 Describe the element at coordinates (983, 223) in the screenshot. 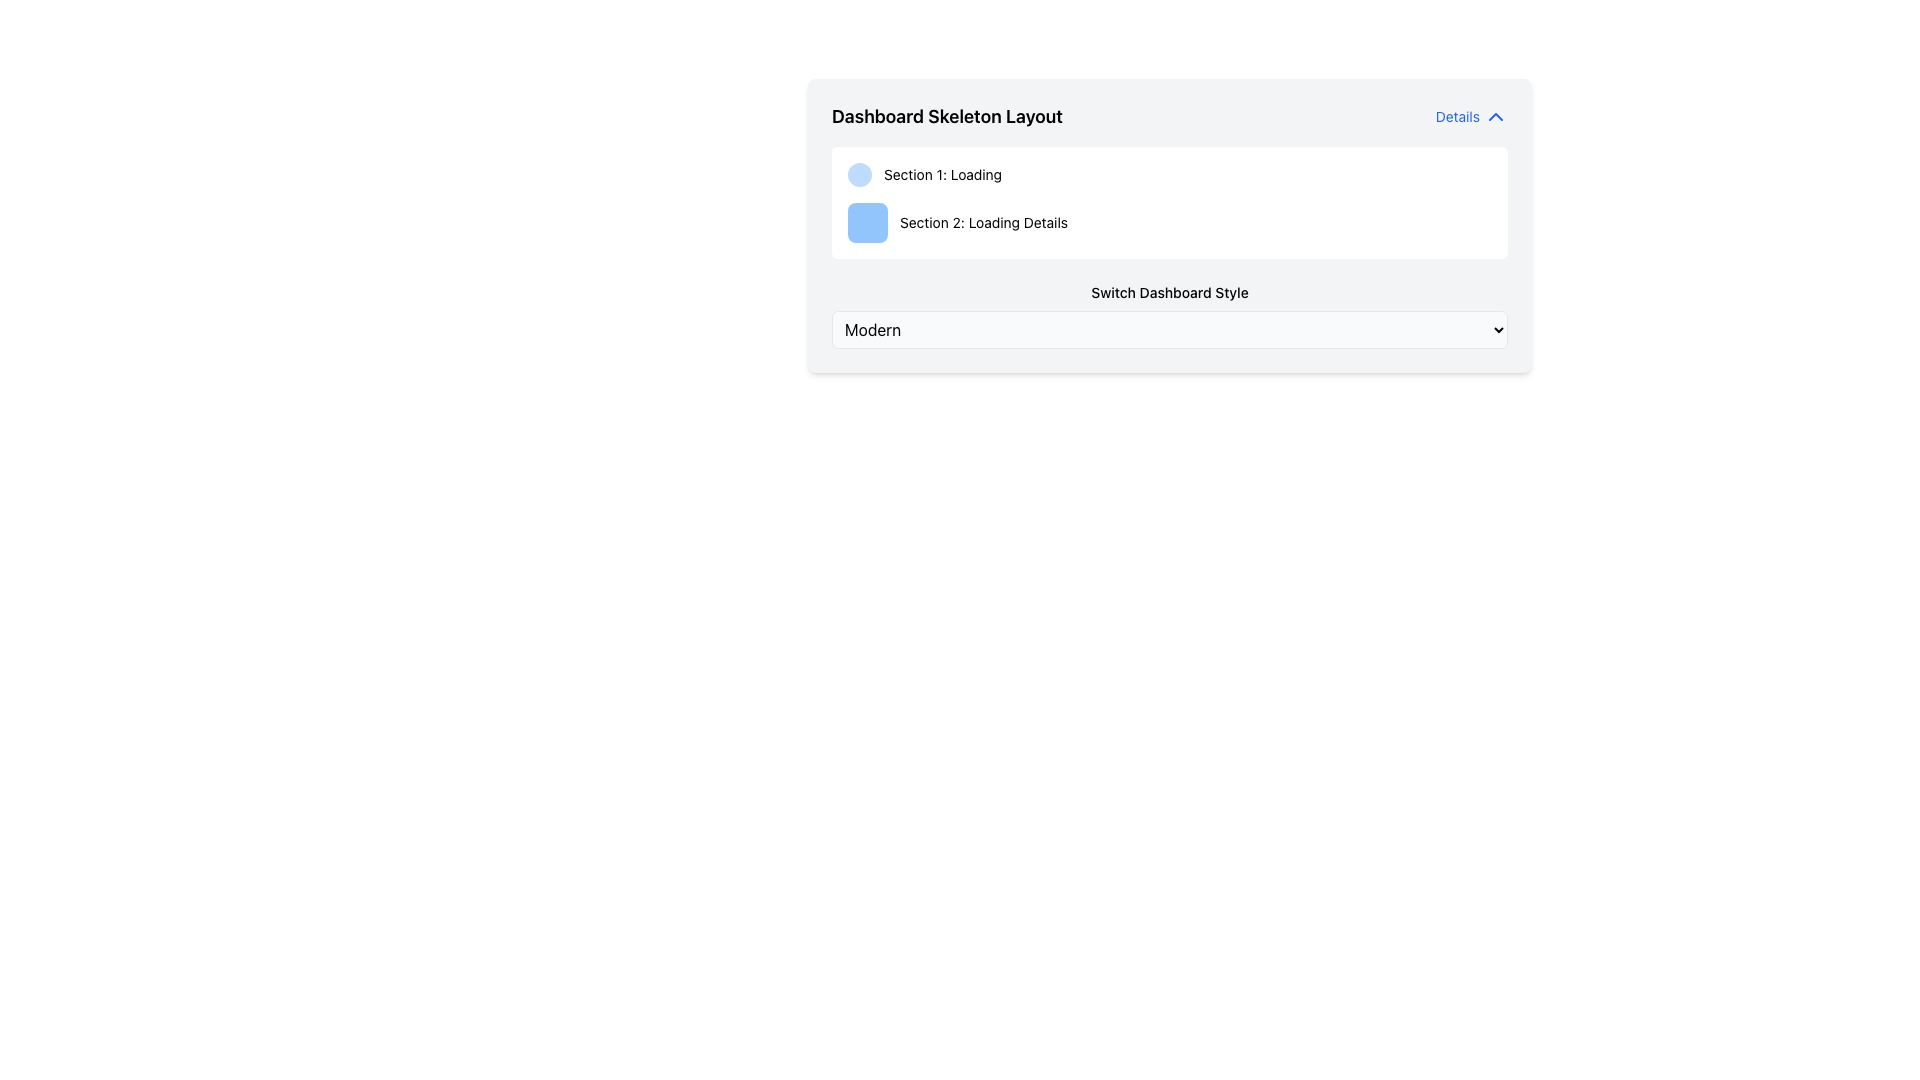

I see `text label for 'Section 2: Loading Details' positioned in the second row next to a blue square icon` at that location.